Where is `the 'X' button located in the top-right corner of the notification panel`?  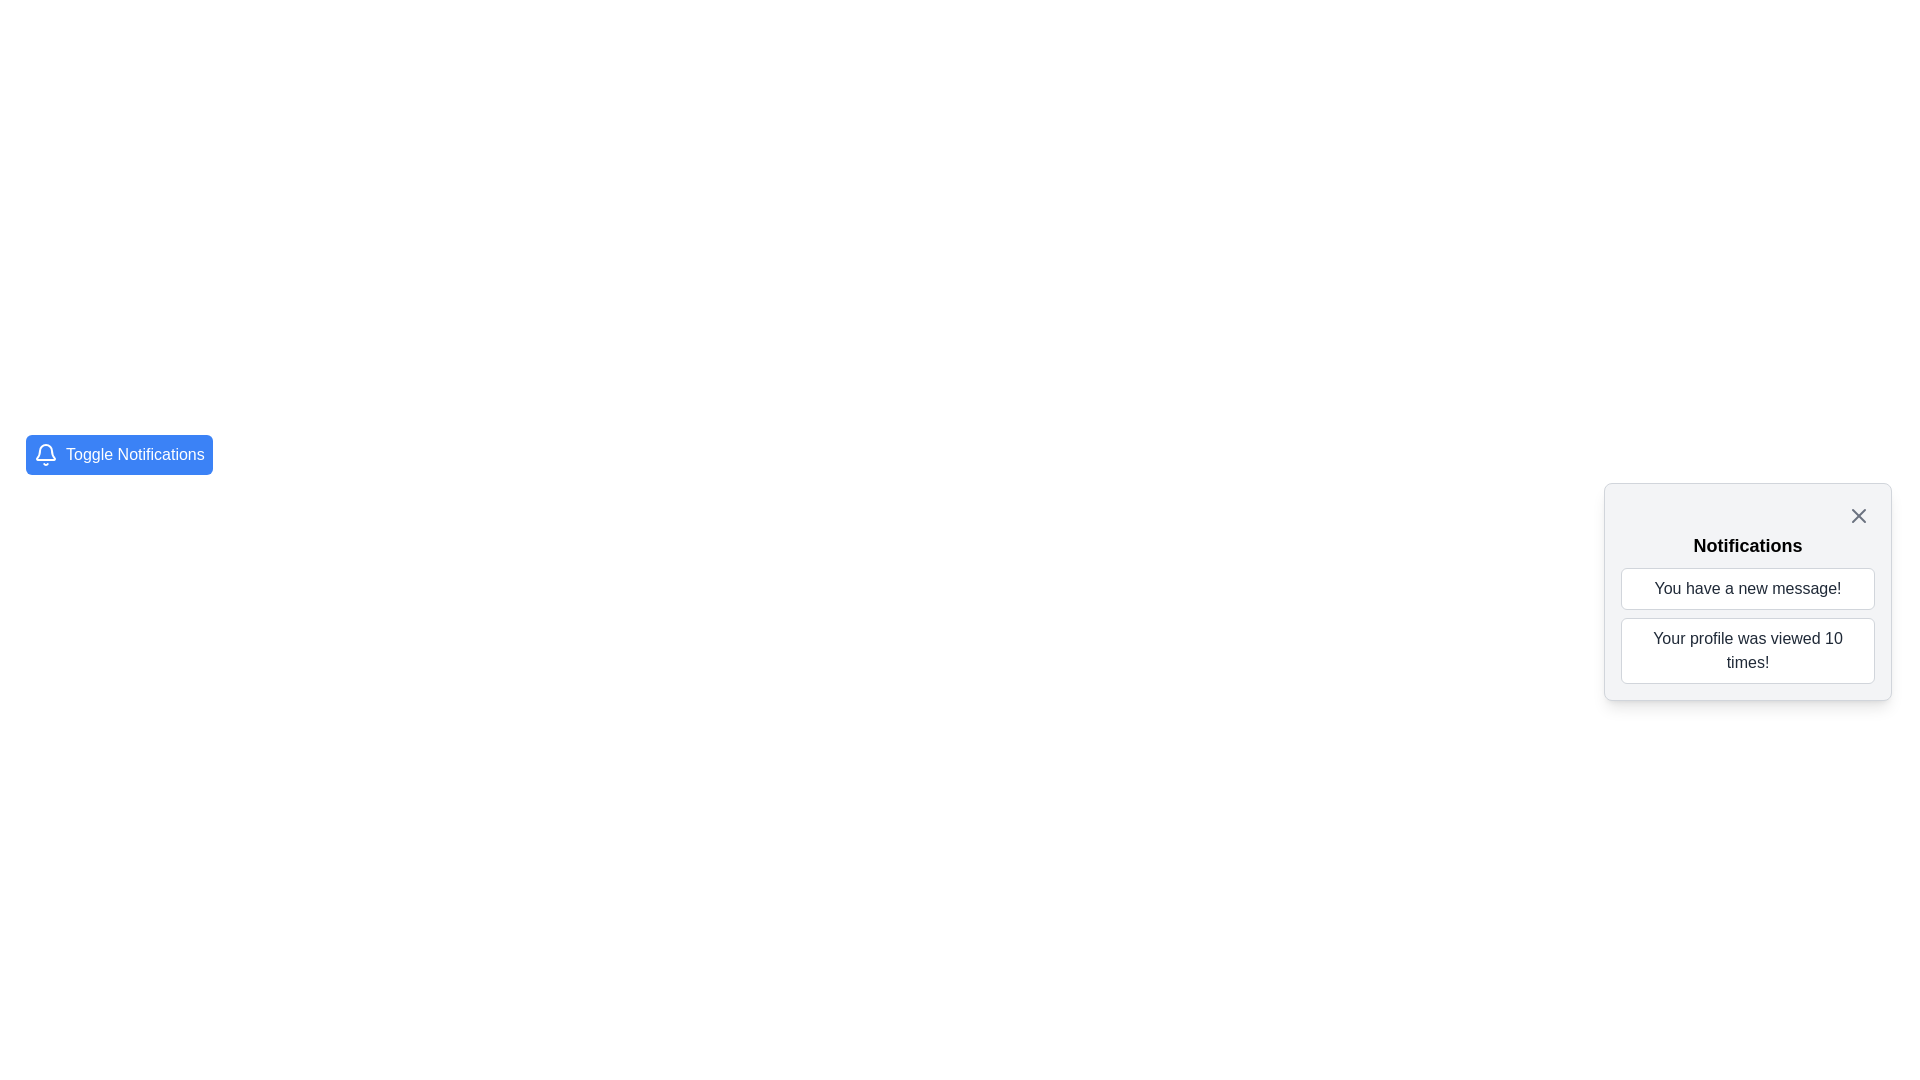
the 'X' button located in the top-right corner of the notification panel is located at coordinates (1857, 515).